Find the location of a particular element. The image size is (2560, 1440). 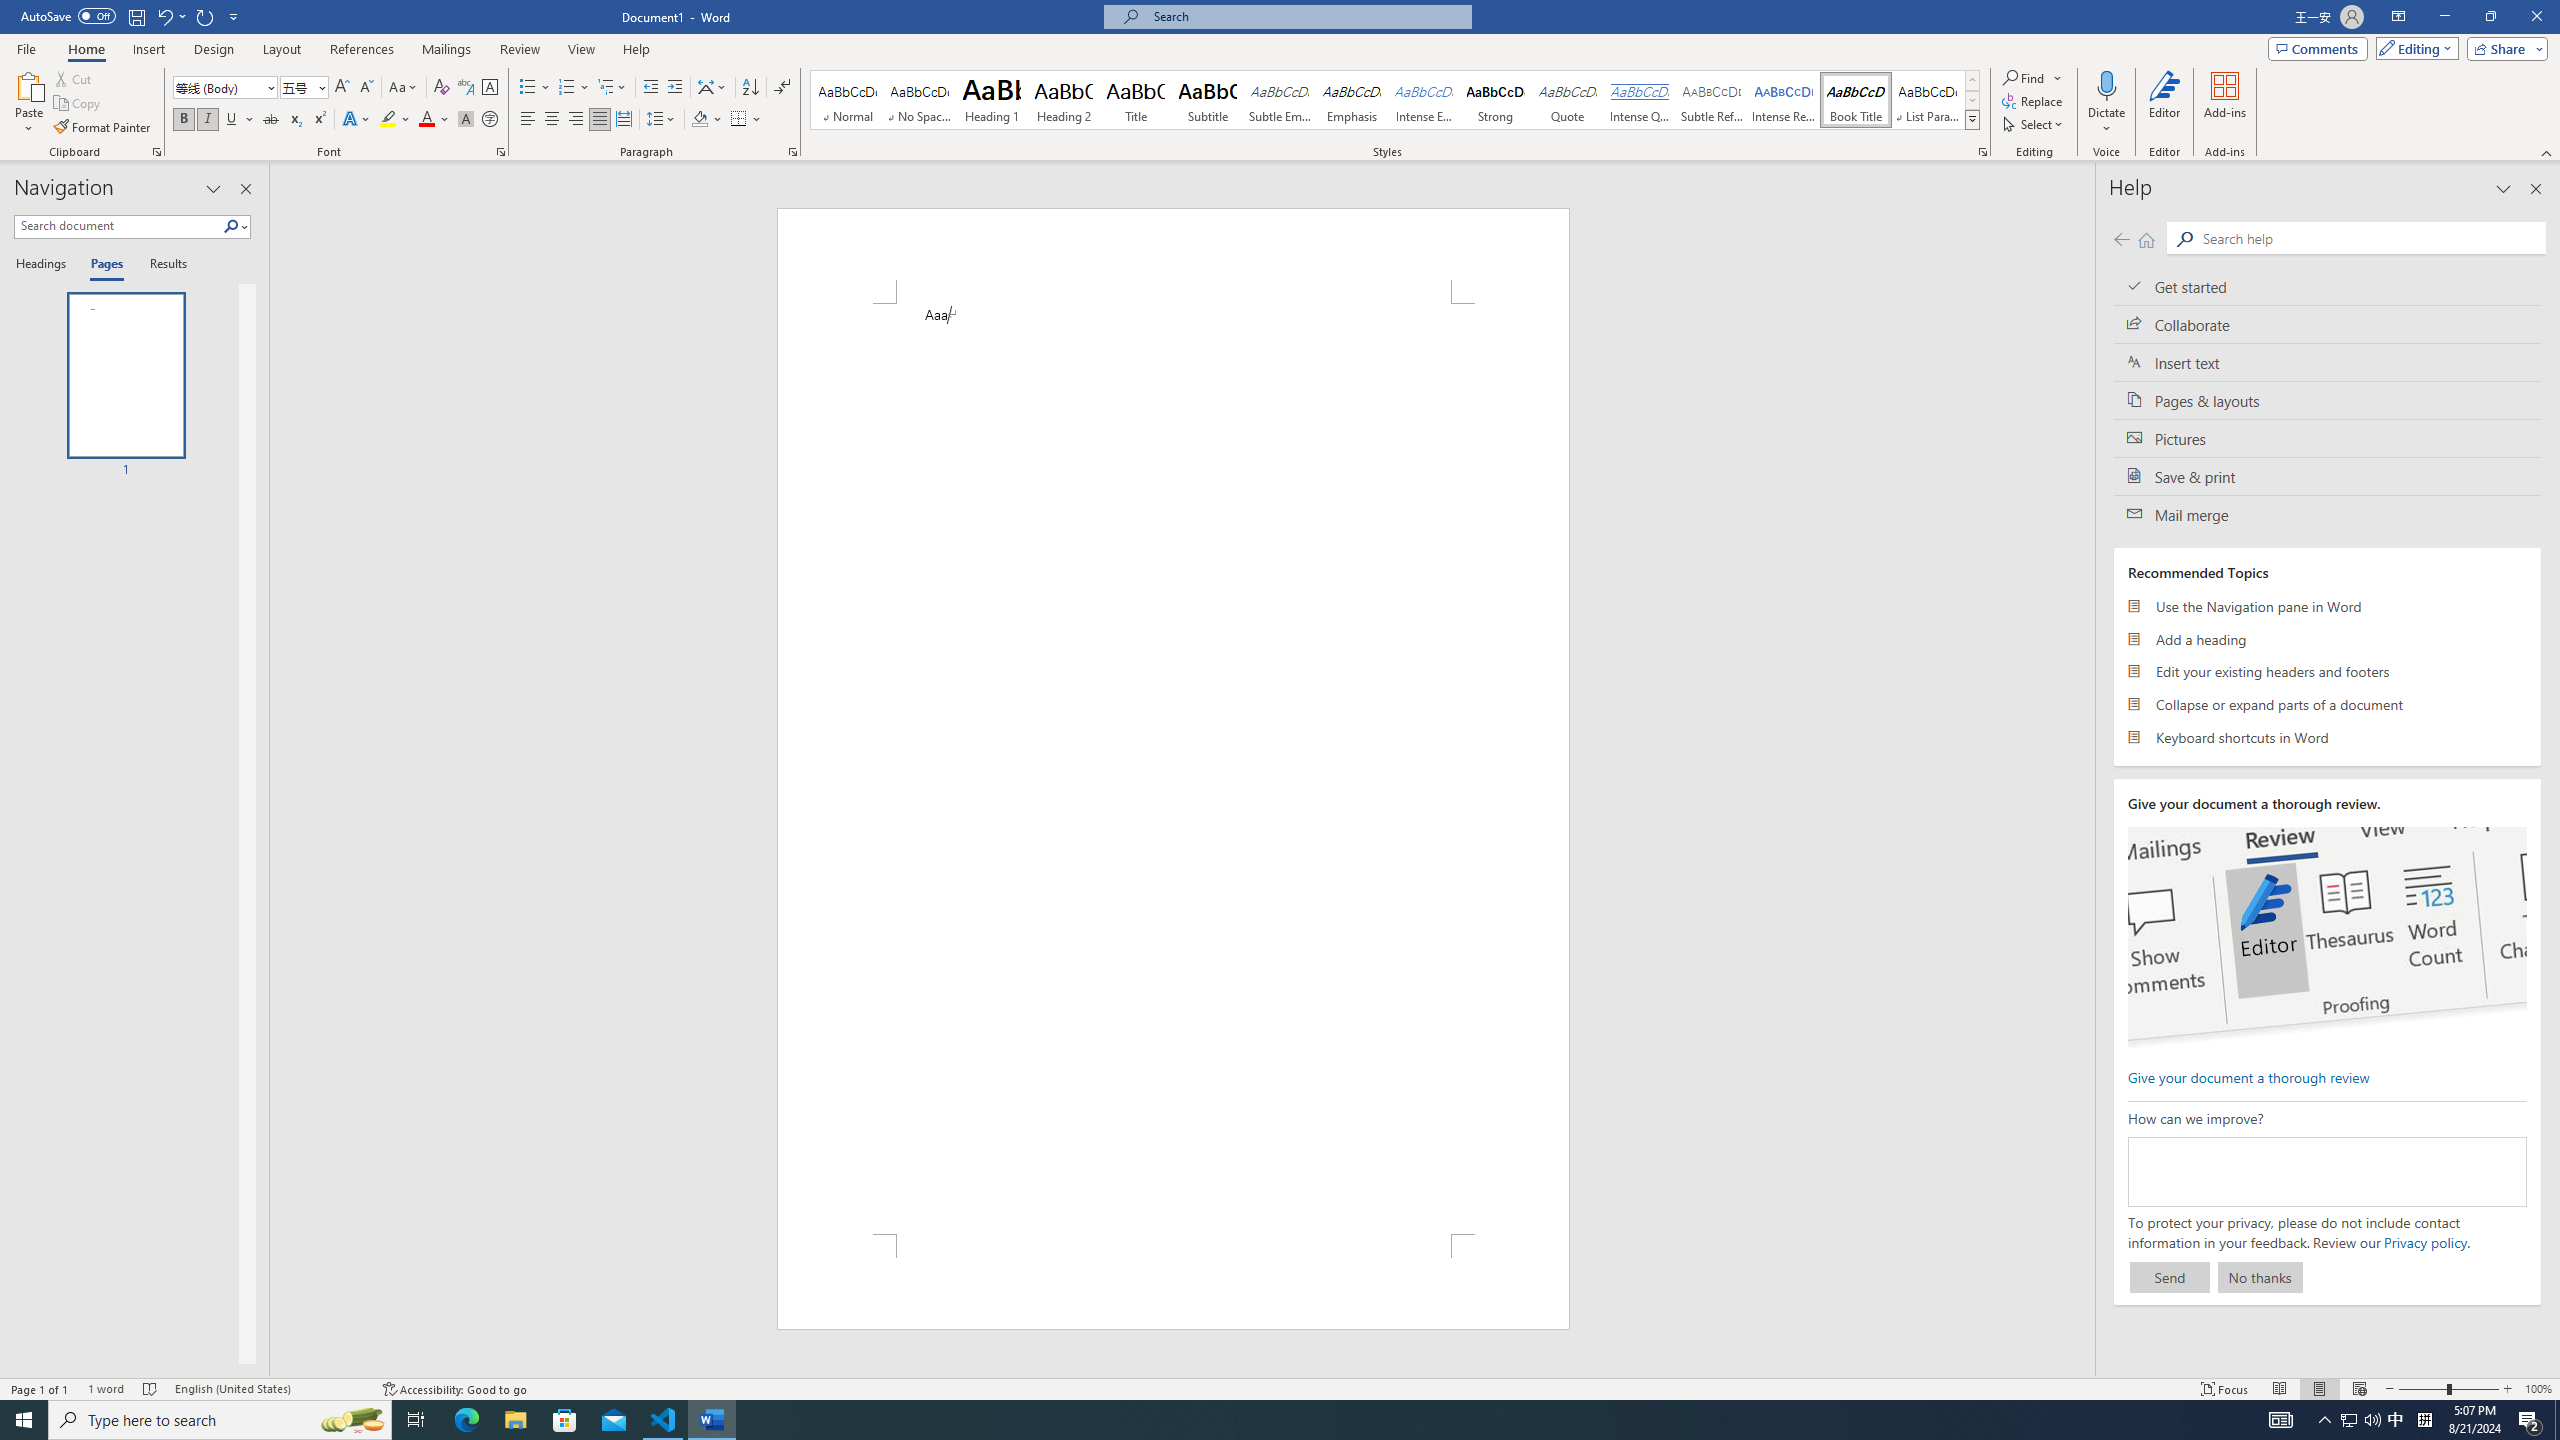

'Collaborate' is located at coordinates (2327, 323).